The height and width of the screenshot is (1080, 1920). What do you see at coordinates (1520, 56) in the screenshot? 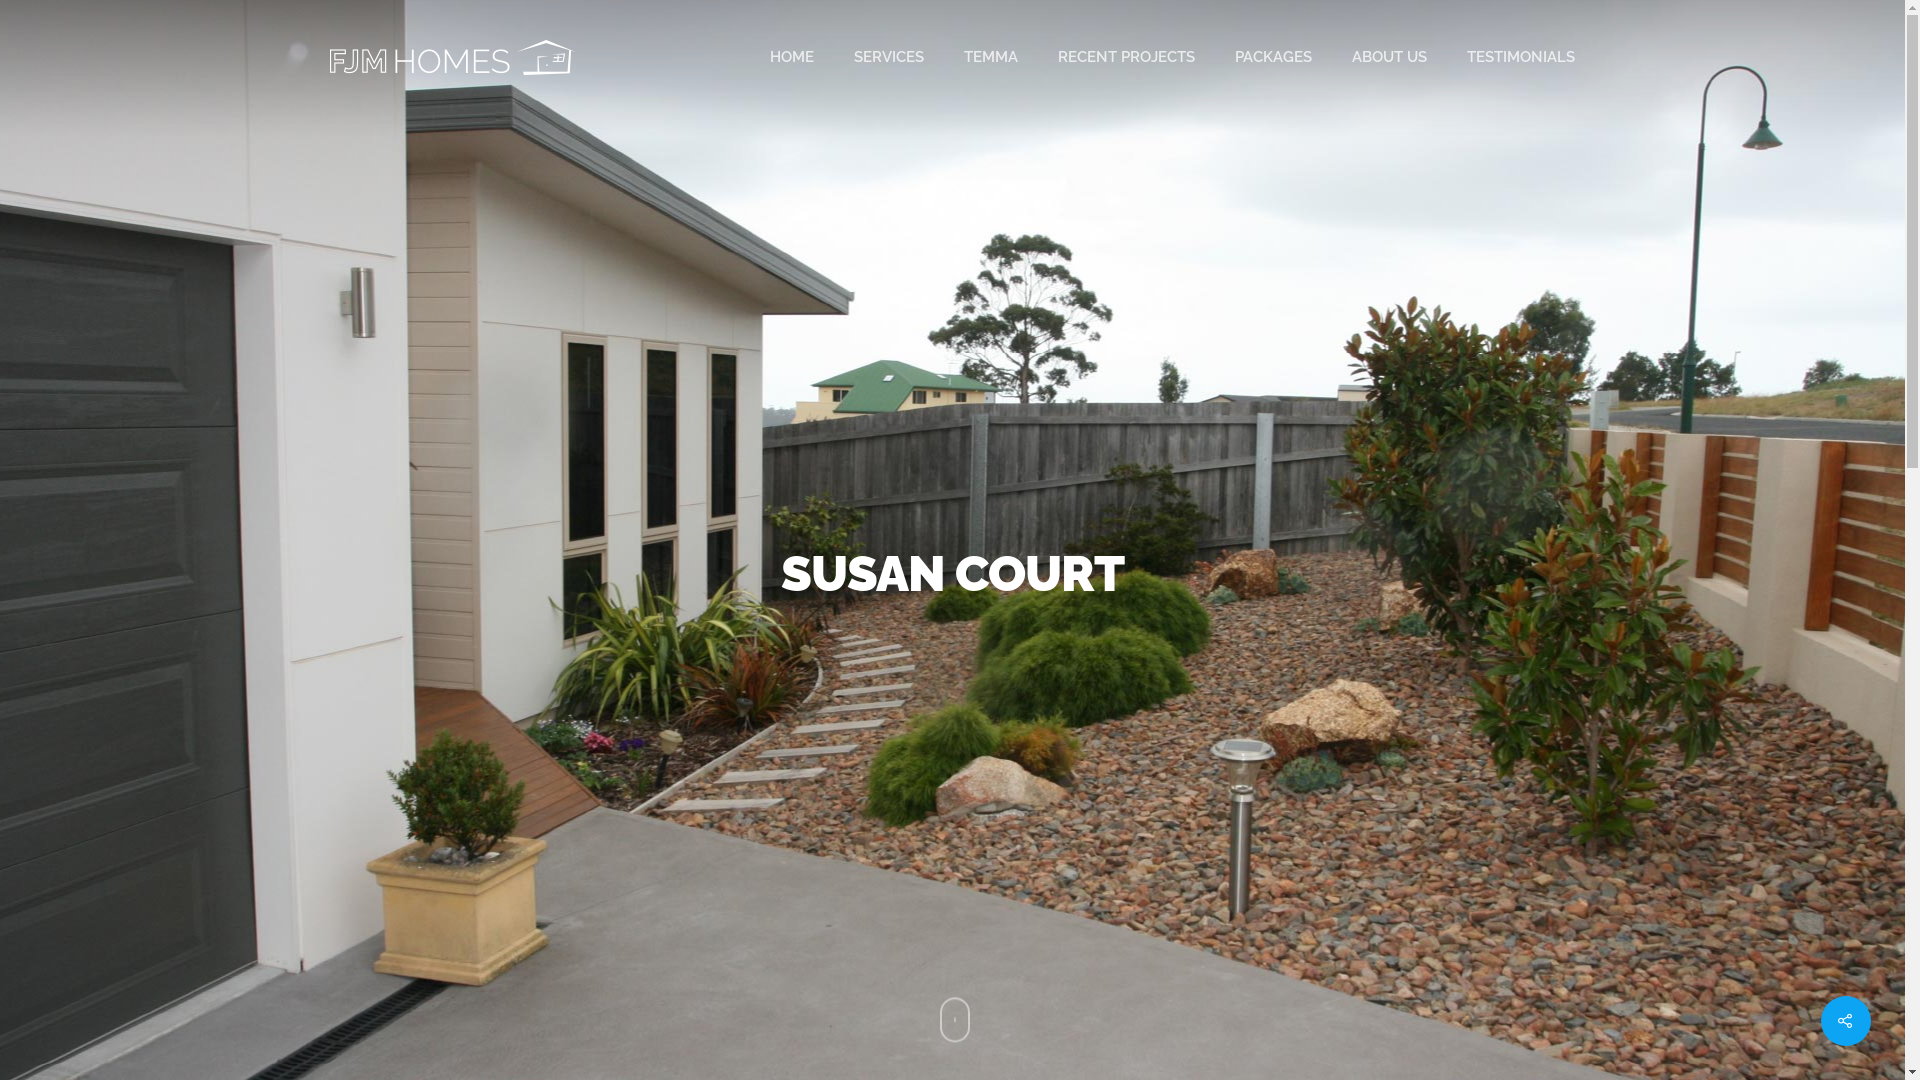
I see `'TESTIMONIALS'` at bounding box center [1520, 56].